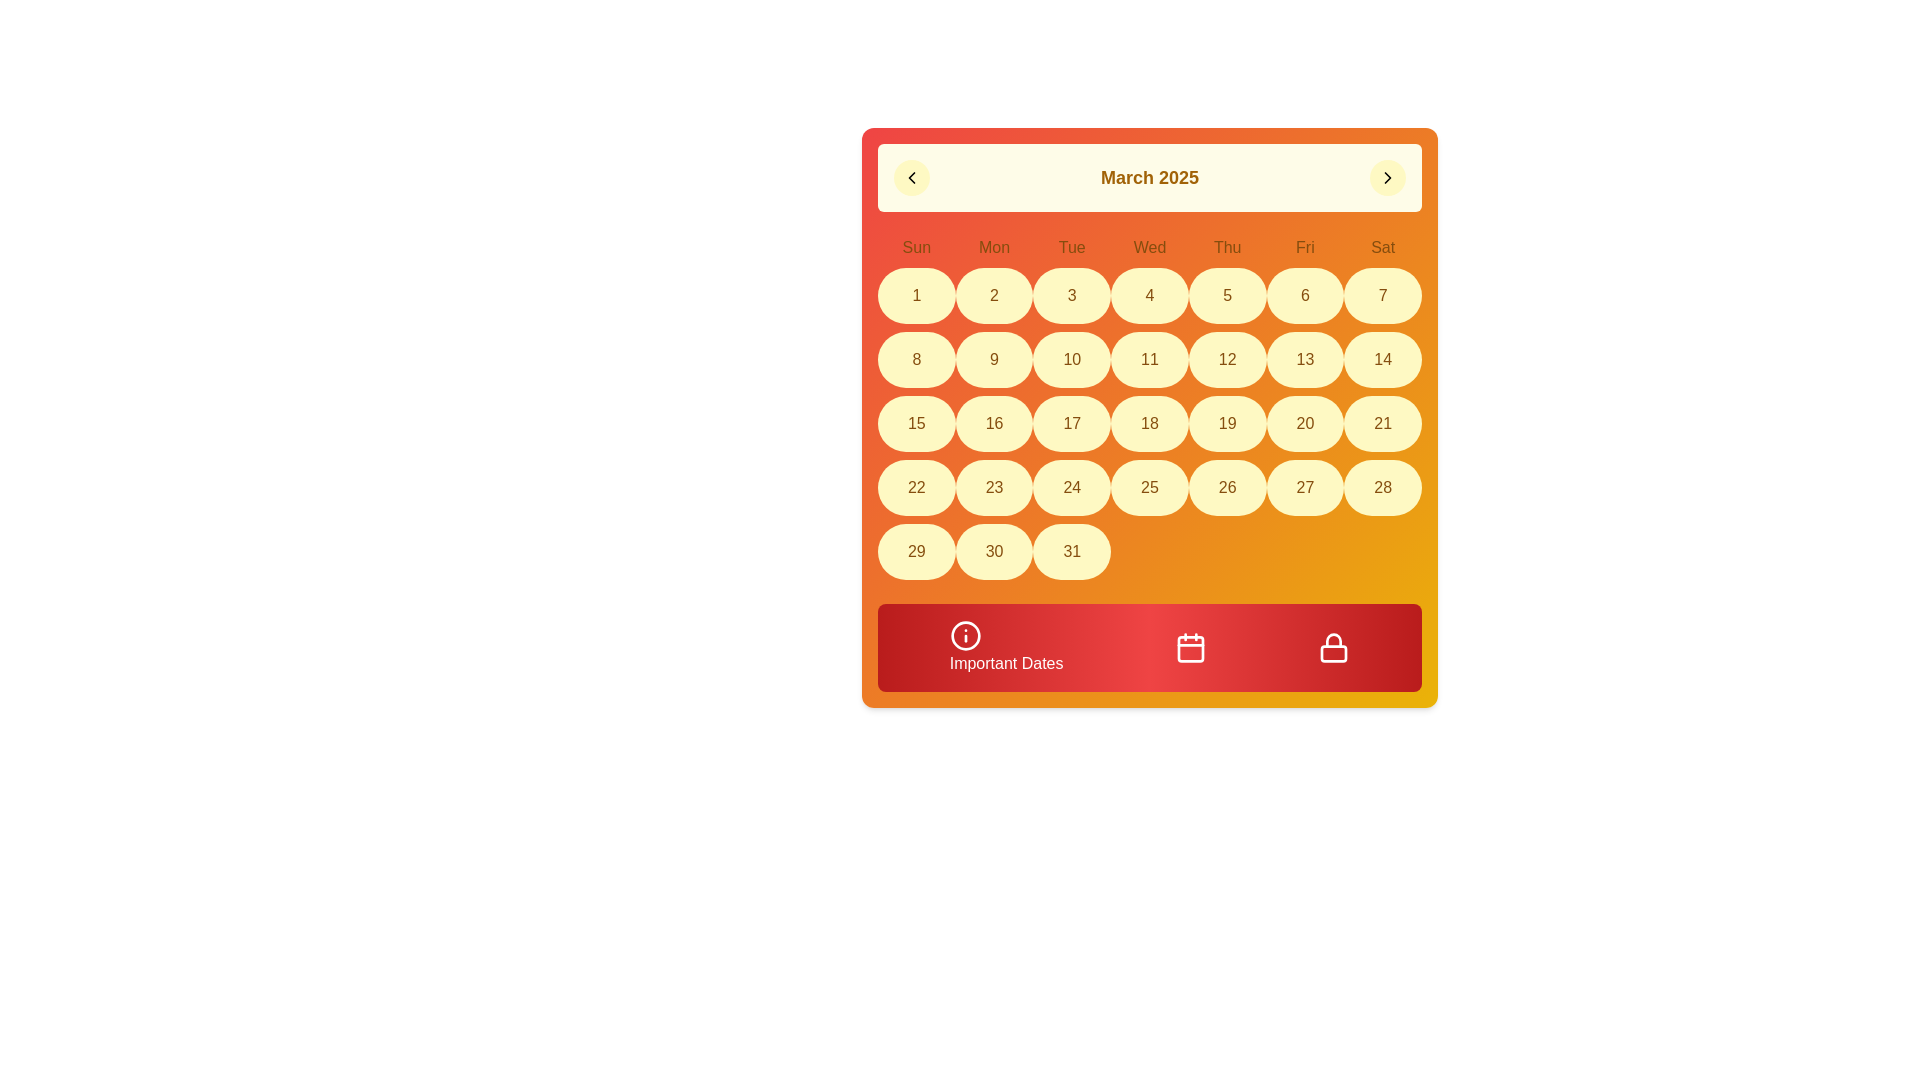 This screenshot has height=1080, width=1920. What do you see at coordinates (1334, 654) in the screenshot?
I see `the lock icon component located at the bottom-right corner of the interface, which visually represents the body of a lock` at bounding box center [1334, 654].